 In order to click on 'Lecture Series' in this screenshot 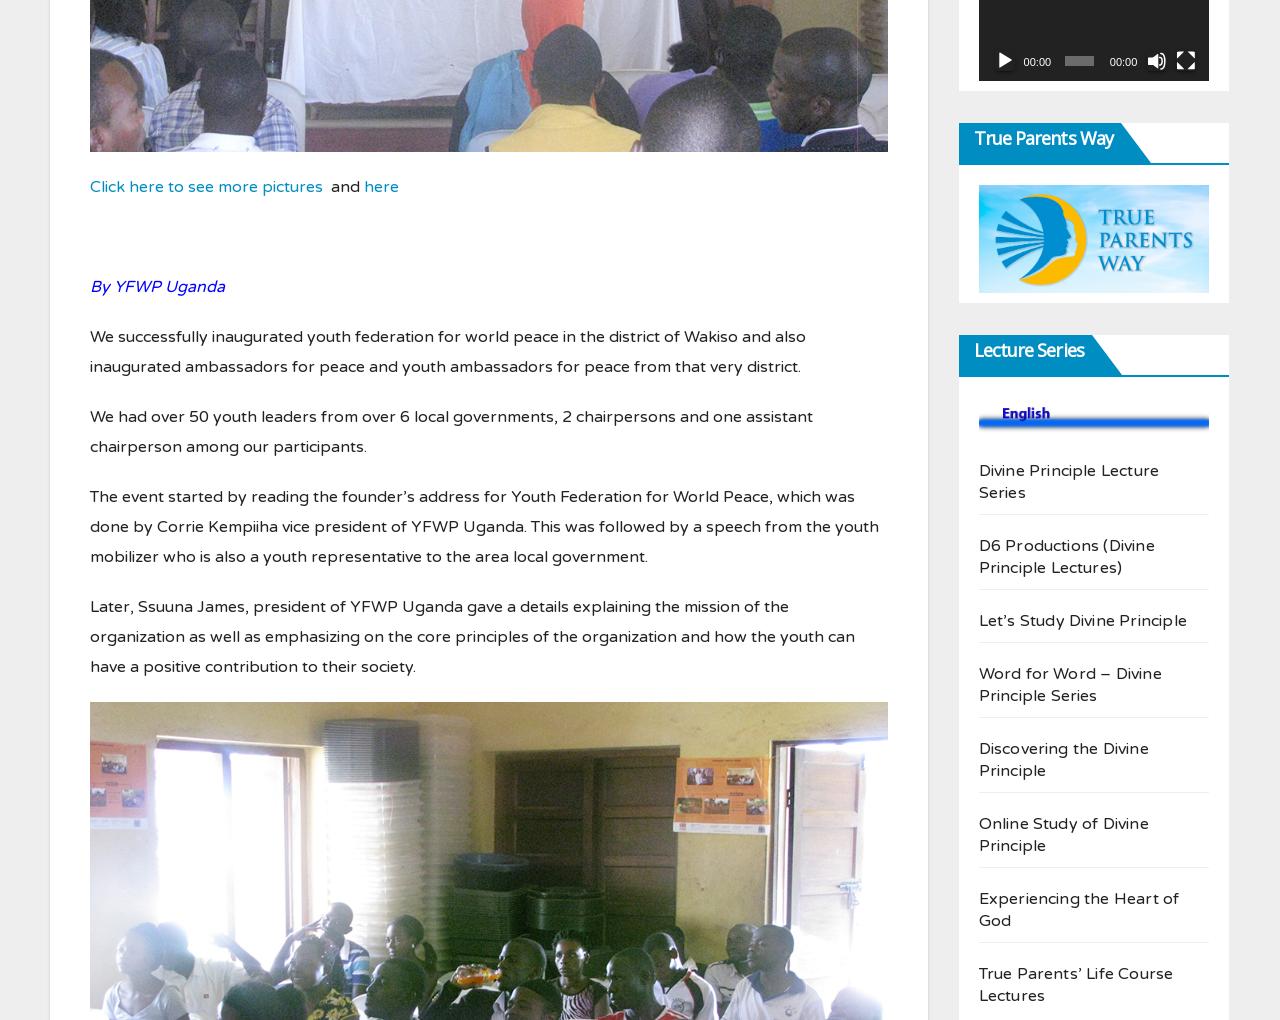, I will do `click(1027, 348)`.